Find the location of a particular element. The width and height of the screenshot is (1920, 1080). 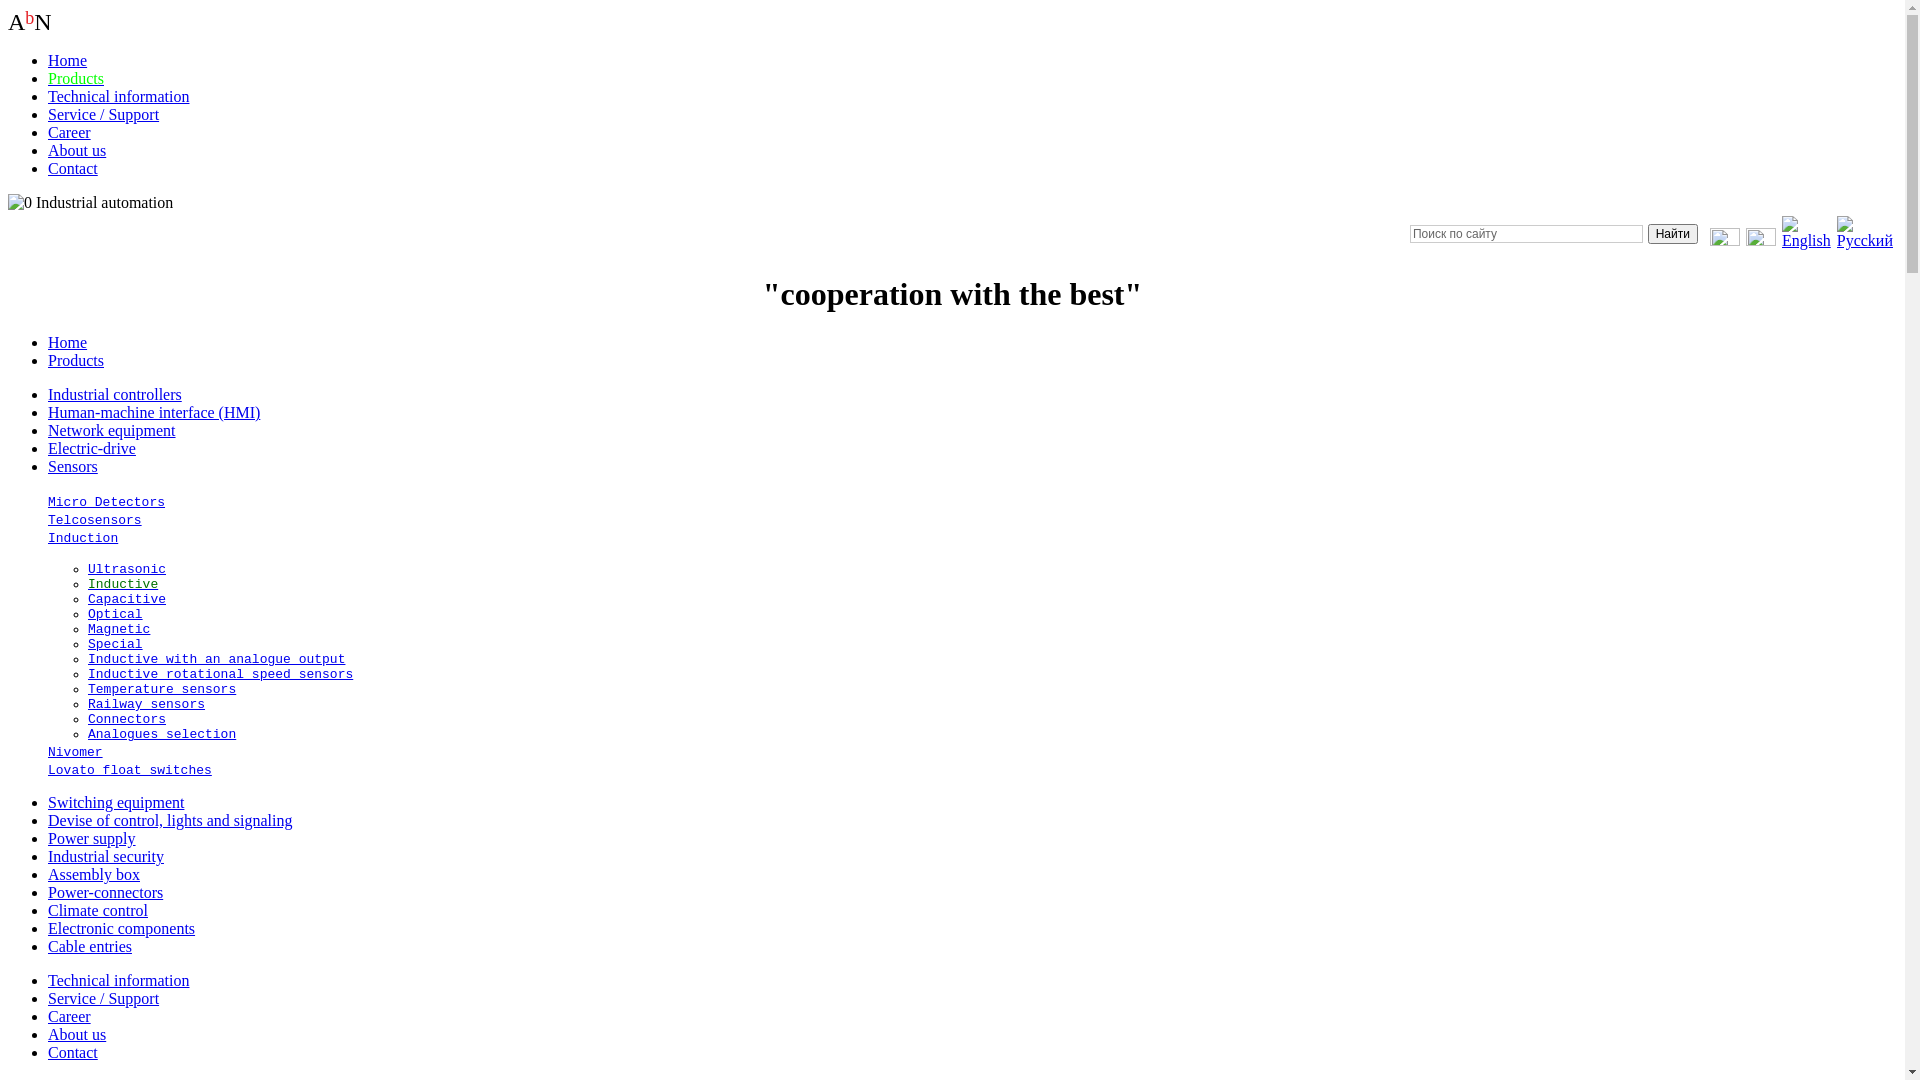

'Electronic components' is located at coordinates (120, 928).